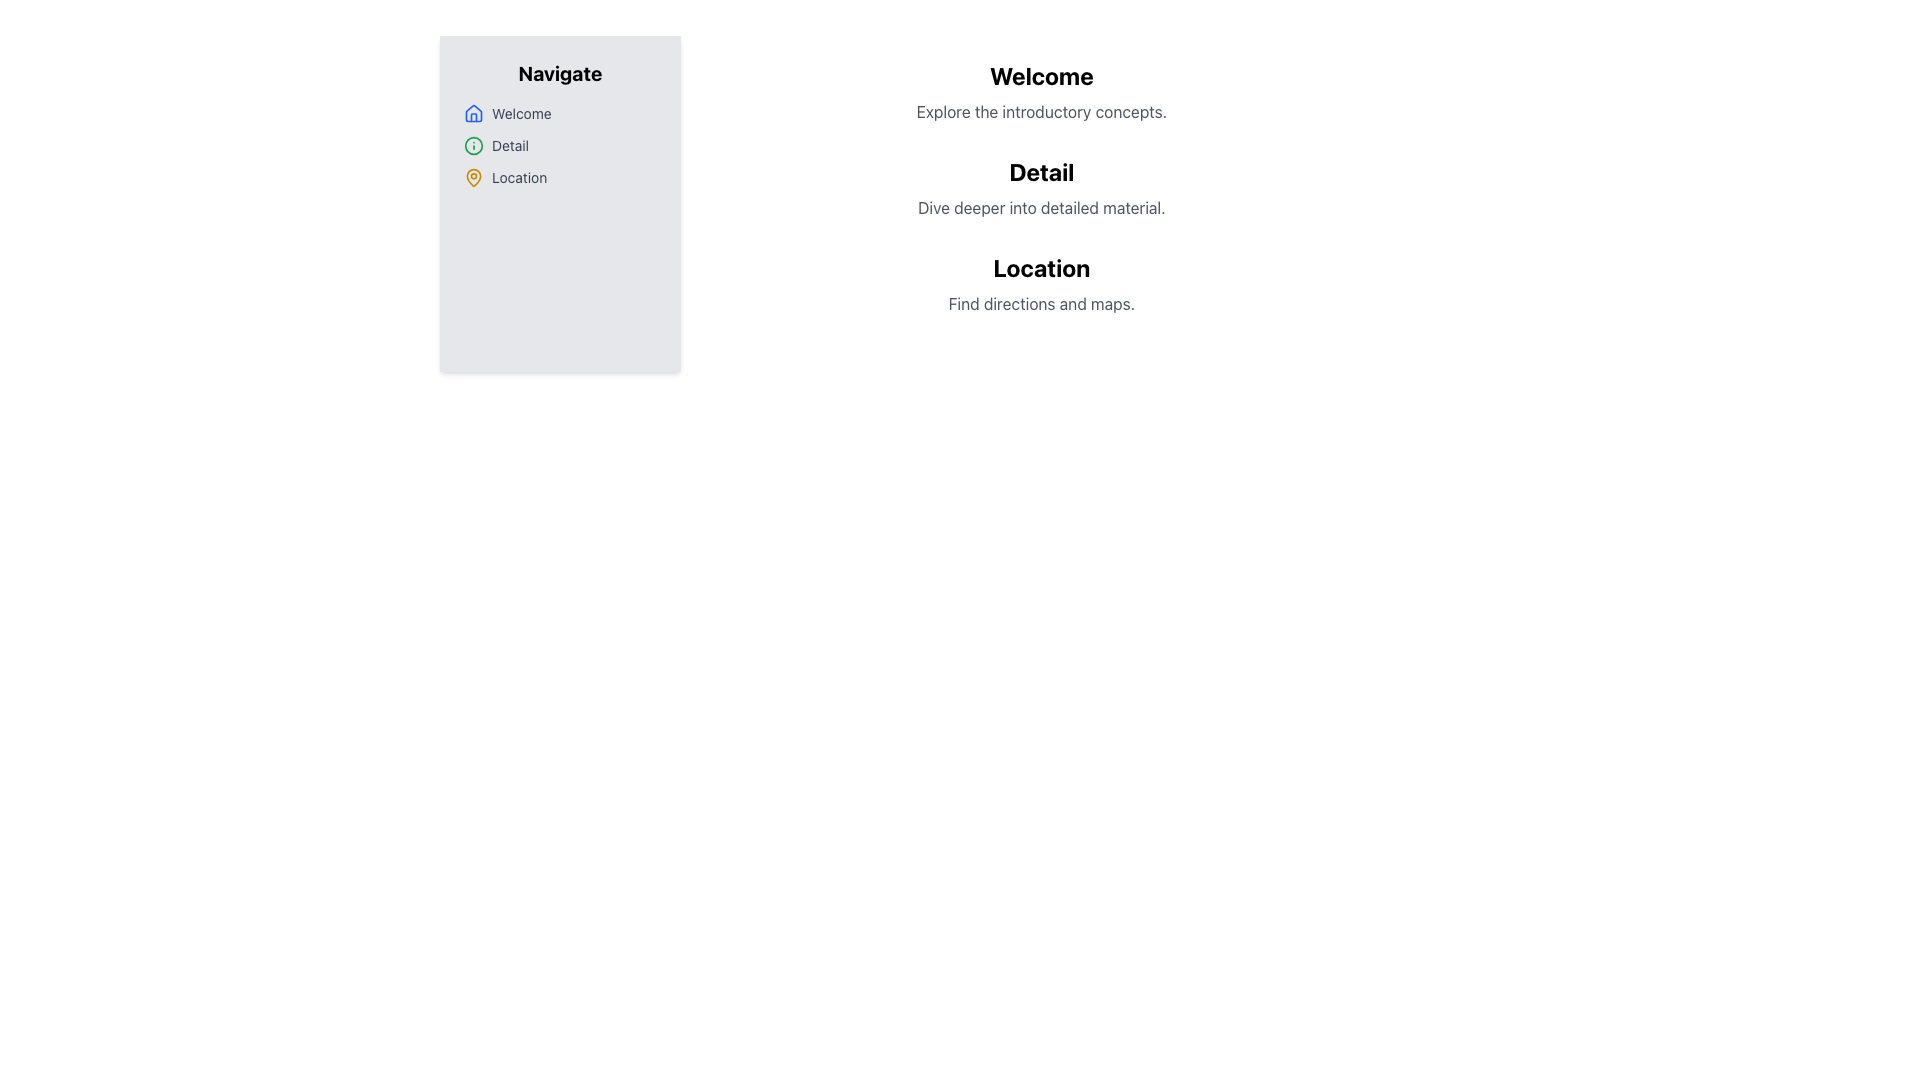 This screenshot has width=1920, height=1080. I want to click on the yellow map pin icon located in the left-side navigation panel, adjacent to the text label 'Location', so click(473, 176).